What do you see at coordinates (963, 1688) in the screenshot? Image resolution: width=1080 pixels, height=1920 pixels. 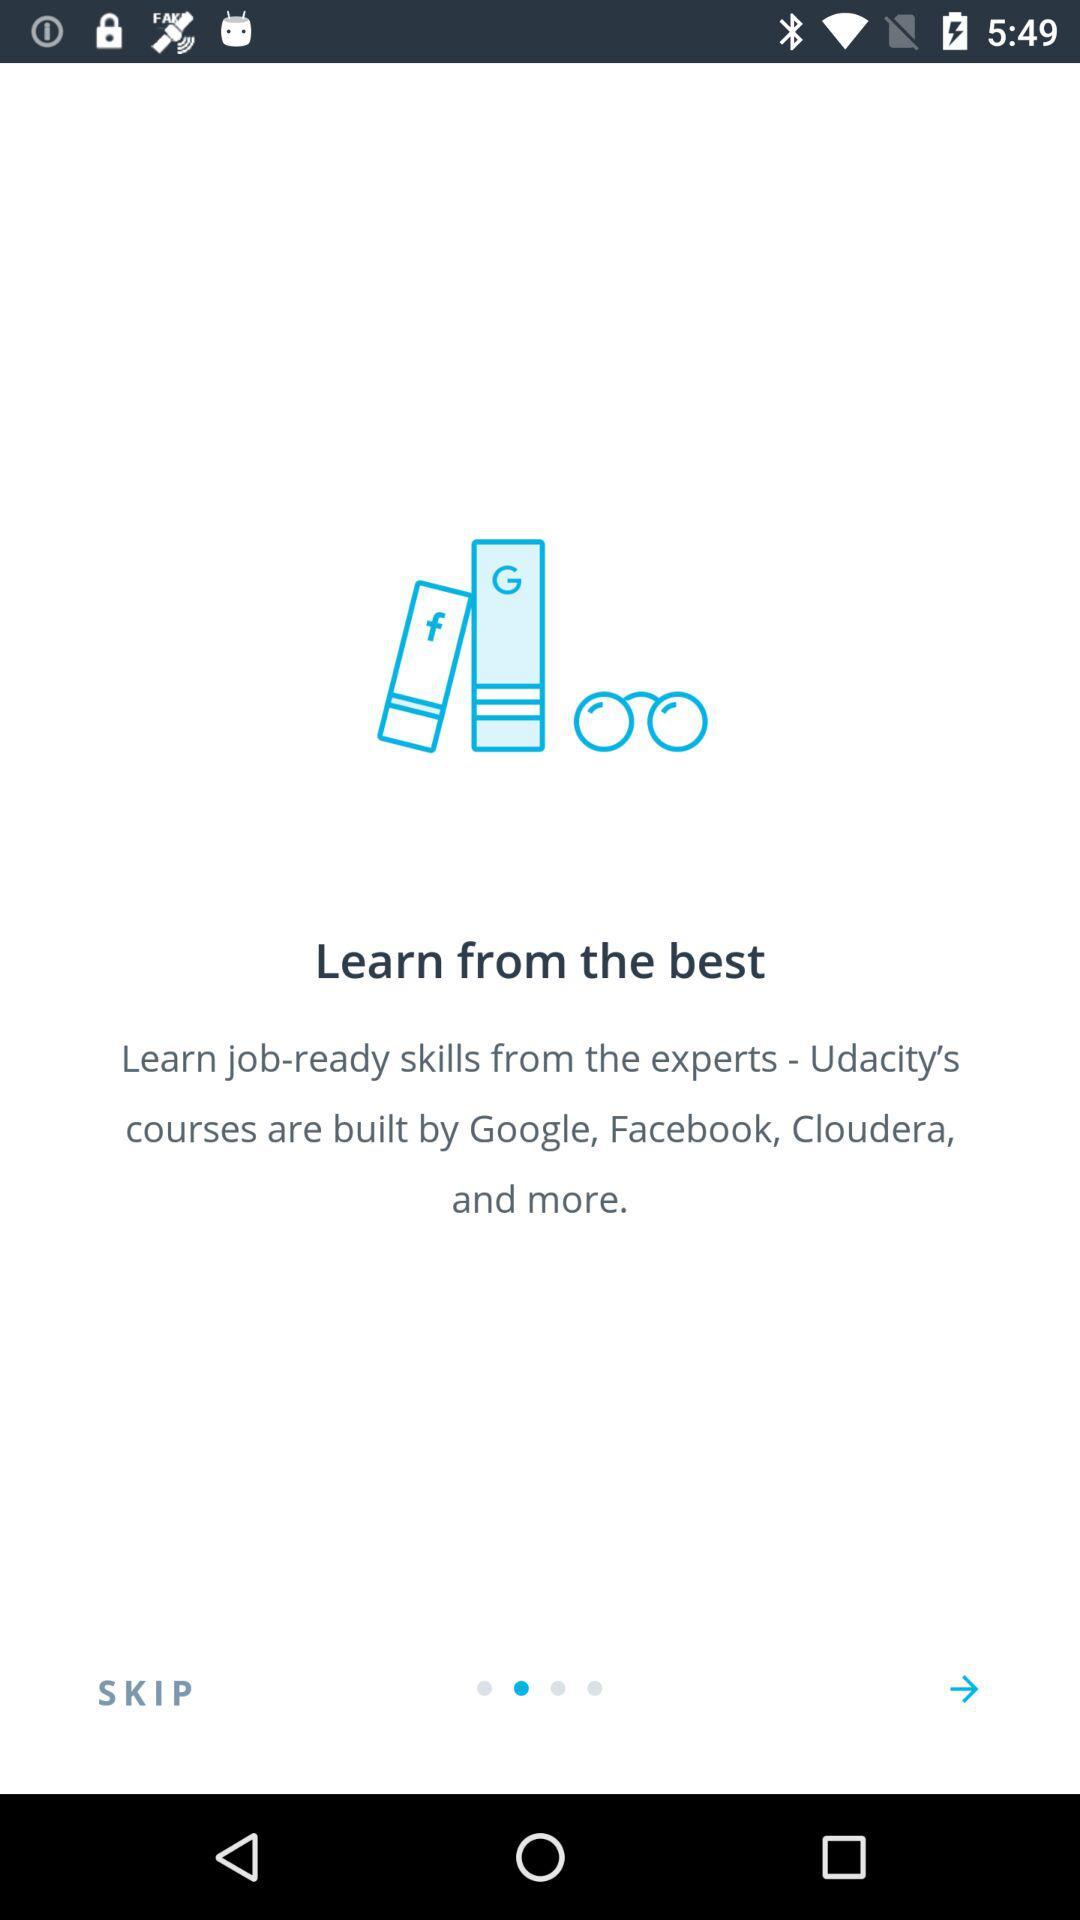 I see `icon below the learn job ready` at bounding box center [963, 1688].